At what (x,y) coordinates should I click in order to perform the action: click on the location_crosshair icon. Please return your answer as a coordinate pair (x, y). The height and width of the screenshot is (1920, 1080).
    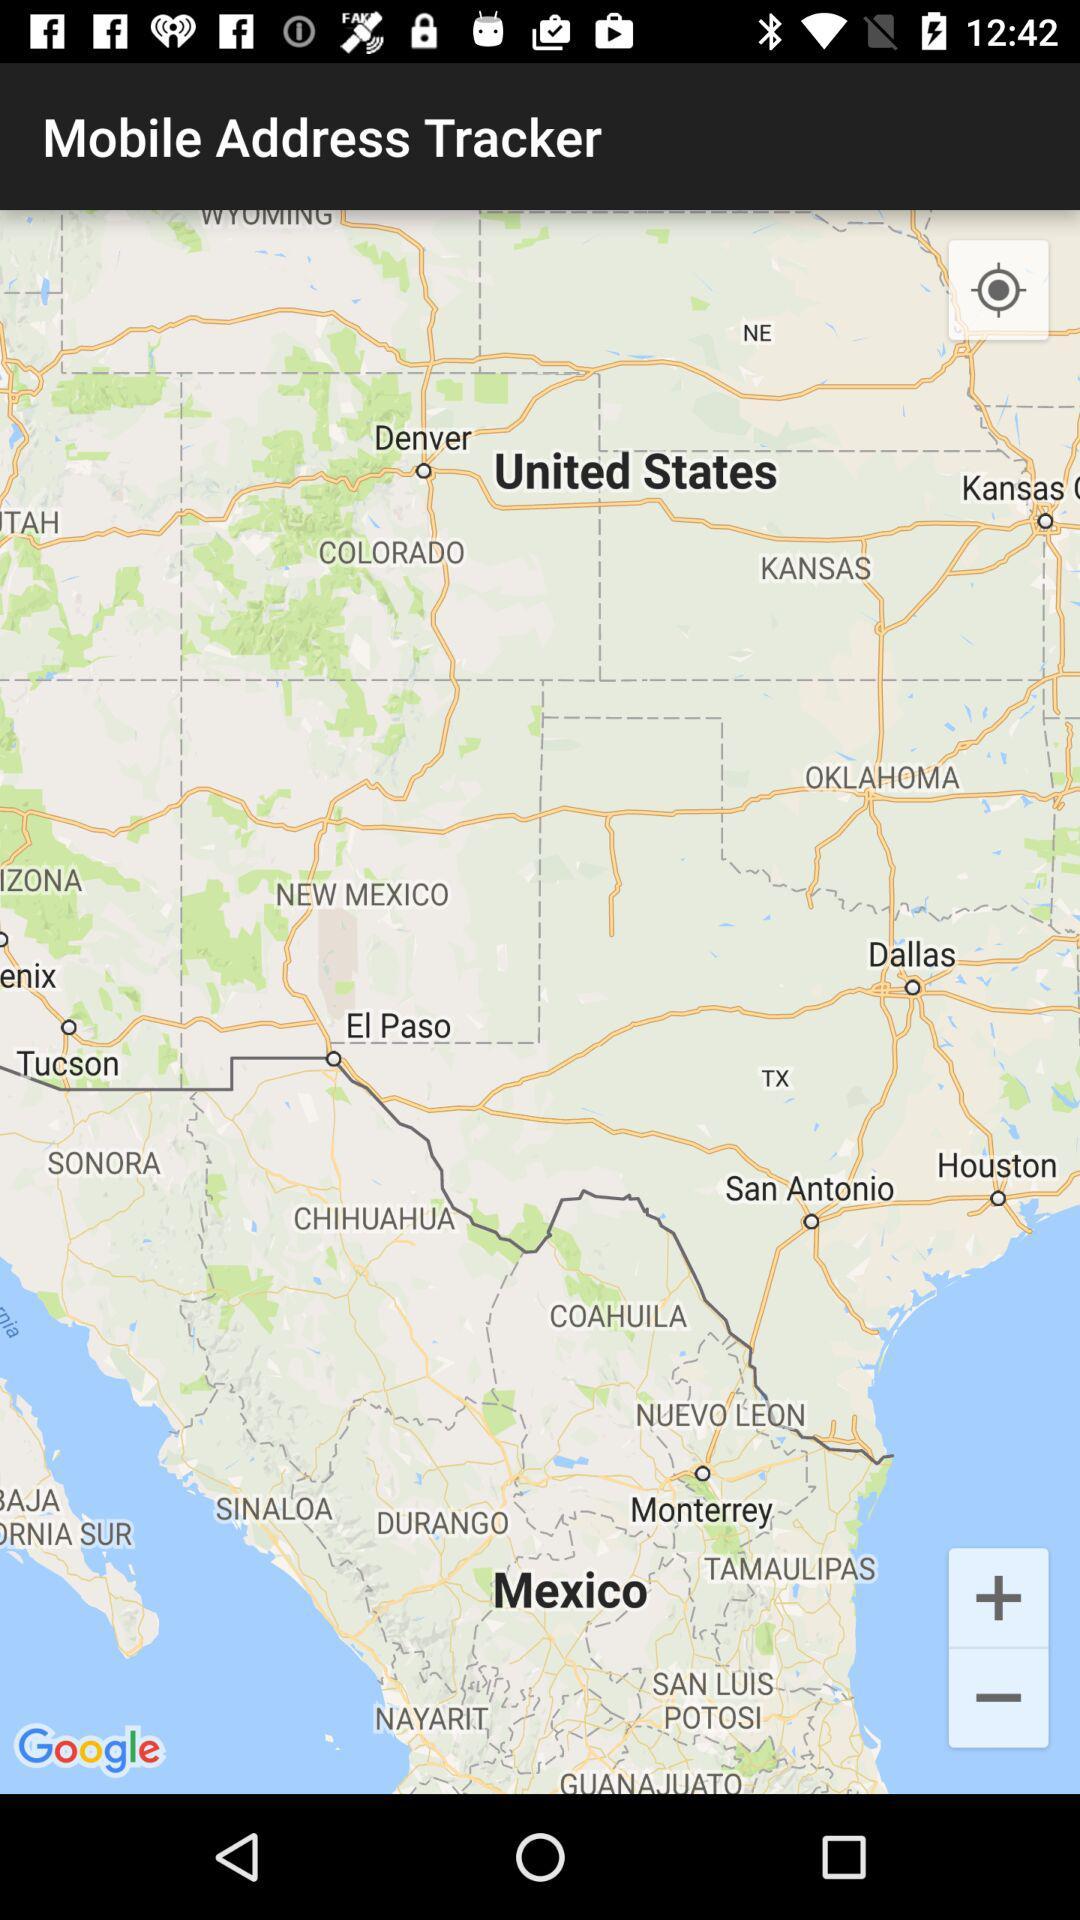
    Looking at the image, I should click on (998, 290).